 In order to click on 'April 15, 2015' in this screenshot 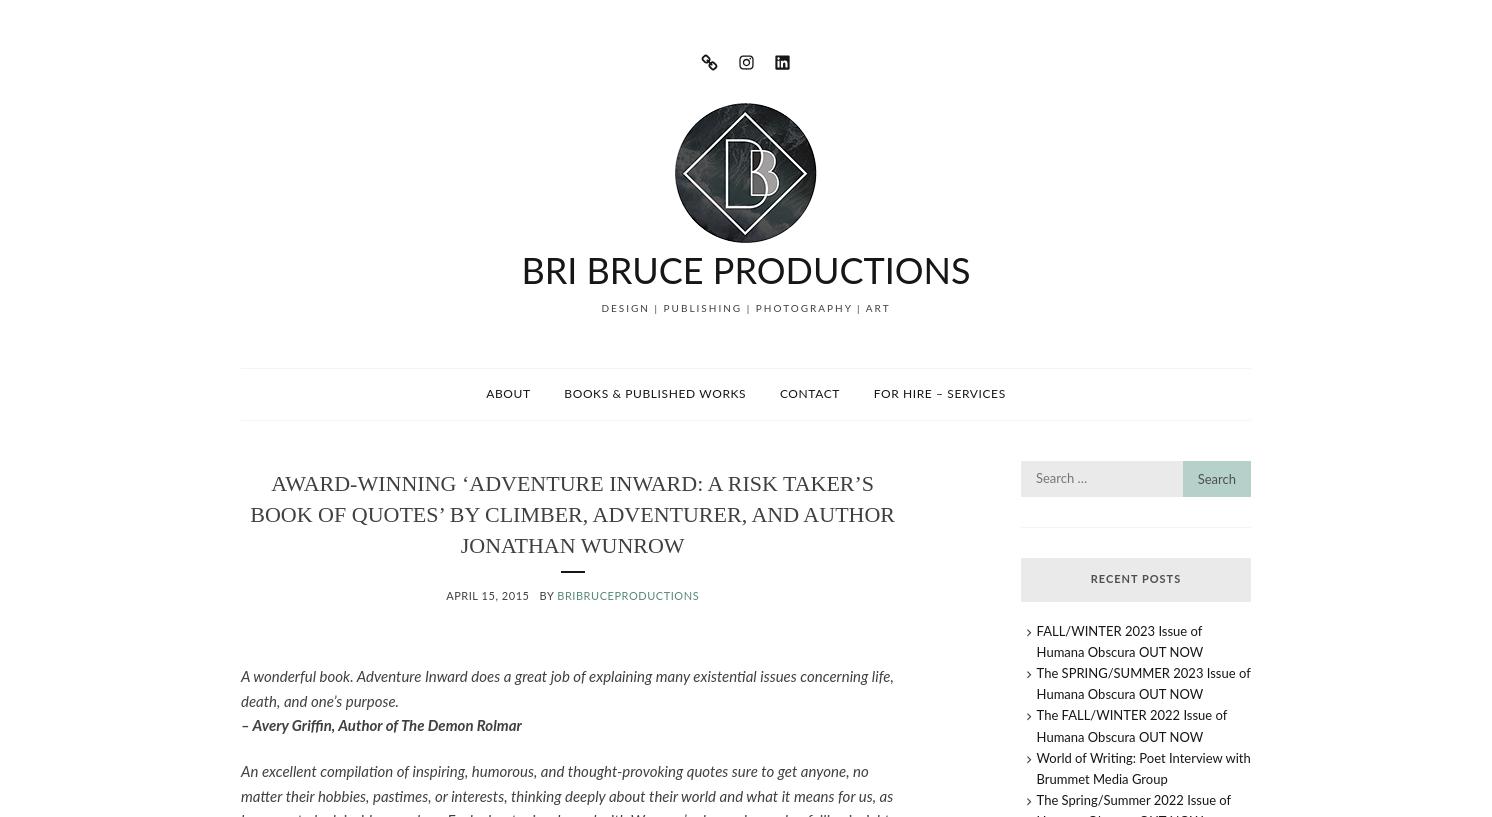, I will do `click(444, 596)`.